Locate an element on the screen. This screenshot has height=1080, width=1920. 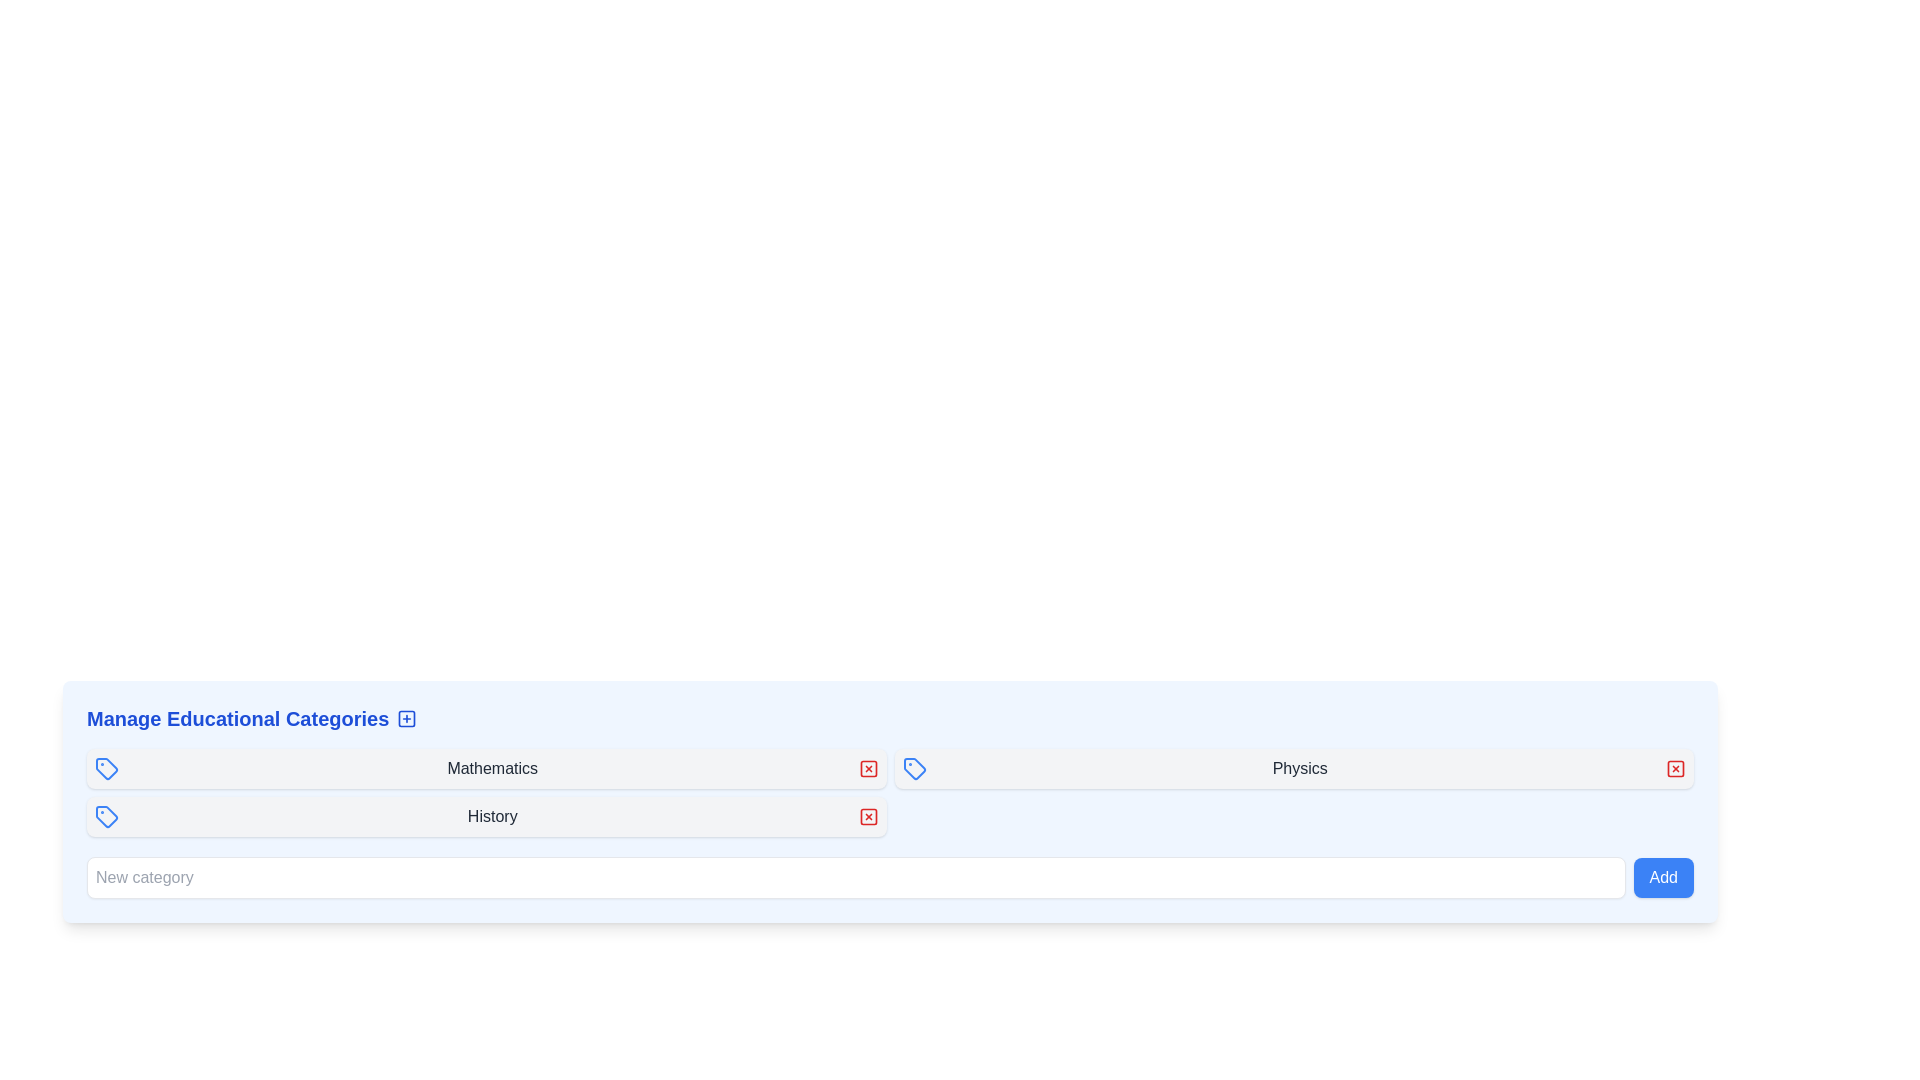
the button located to the right of the 'New category' text input field is located at coordinates (1663, 877).